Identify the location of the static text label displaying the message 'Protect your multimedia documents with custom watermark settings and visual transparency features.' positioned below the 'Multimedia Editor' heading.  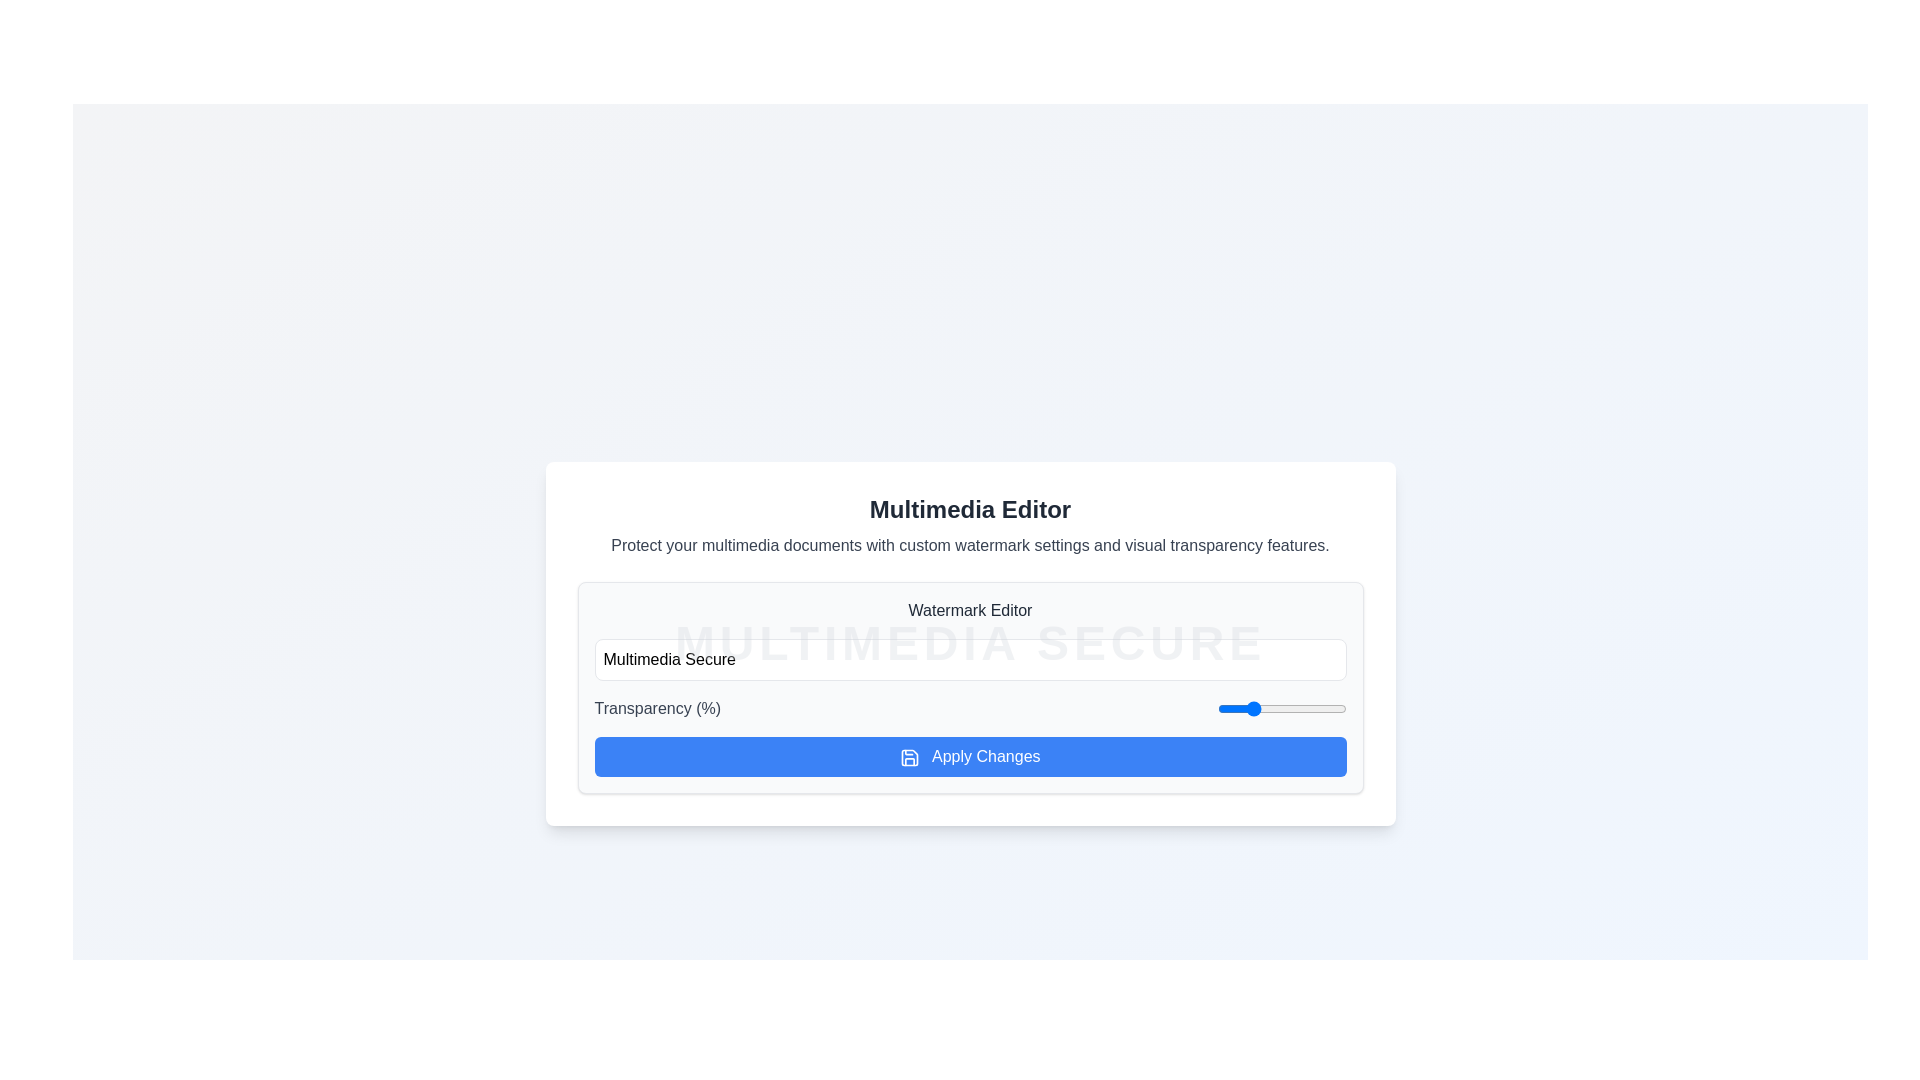
(970, 546).